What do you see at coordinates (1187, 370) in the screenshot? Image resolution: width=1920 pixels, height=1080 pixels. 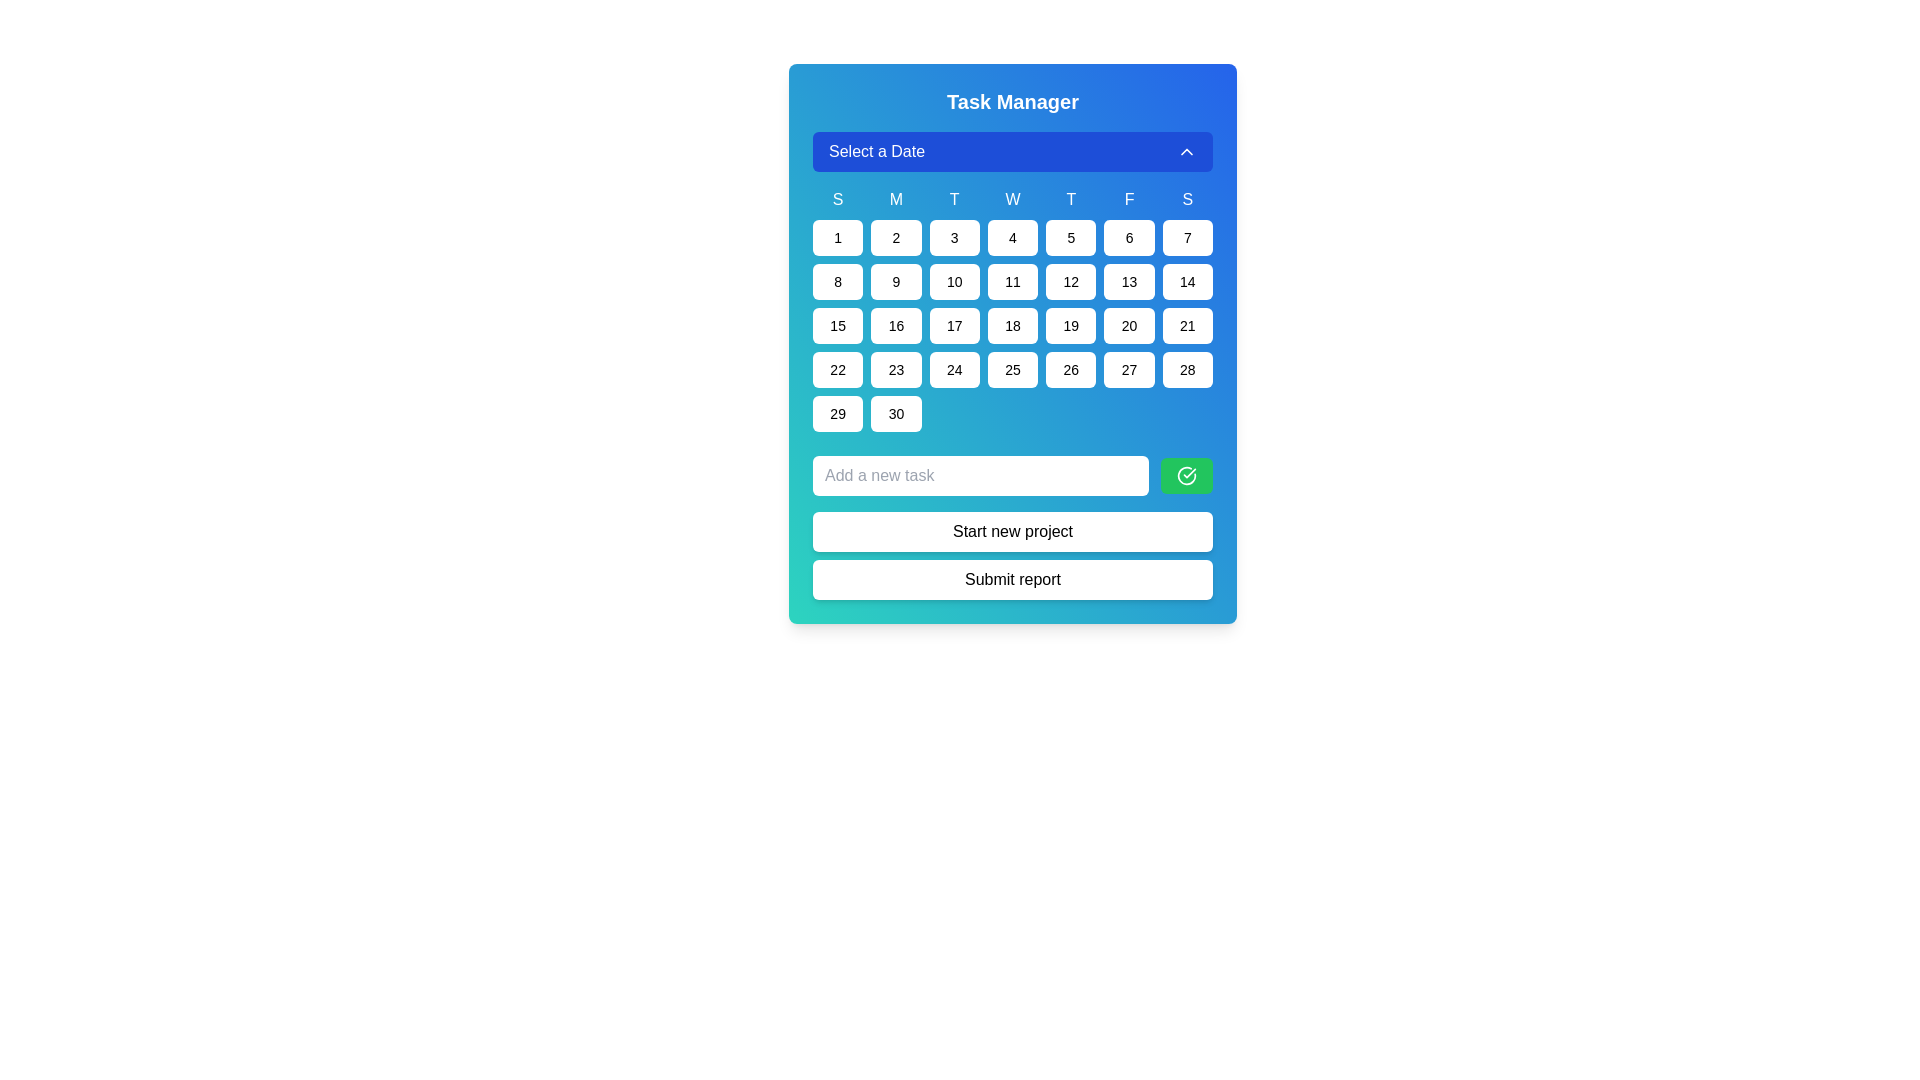 I see `the selectable date button in the calendar interface, which is the seventh element in the fourth row, to change its background color` at bounding box center [1187, 370].